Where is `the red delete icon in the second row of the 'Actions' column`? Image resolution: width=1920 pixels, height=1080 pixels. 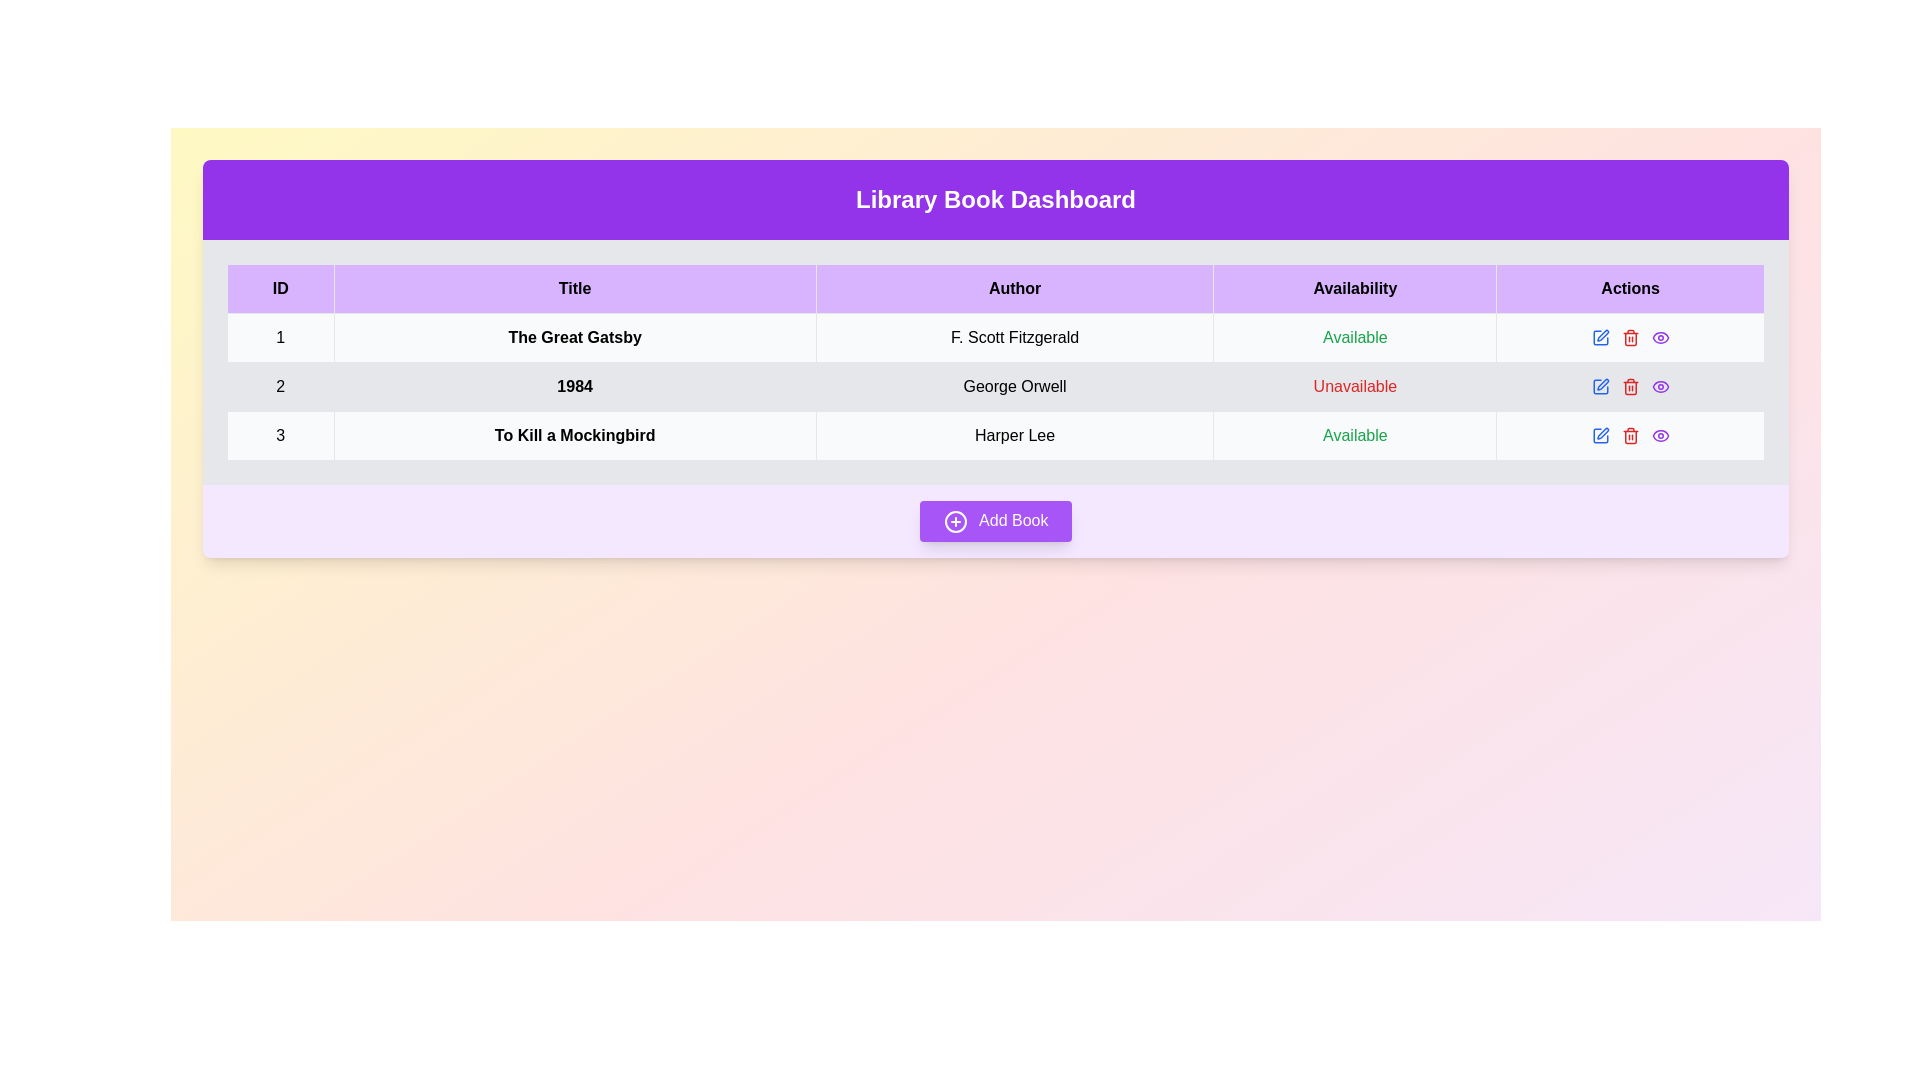 the red delete icon in the second row of the 'Actions' column is located at coordinates (1630, 386).